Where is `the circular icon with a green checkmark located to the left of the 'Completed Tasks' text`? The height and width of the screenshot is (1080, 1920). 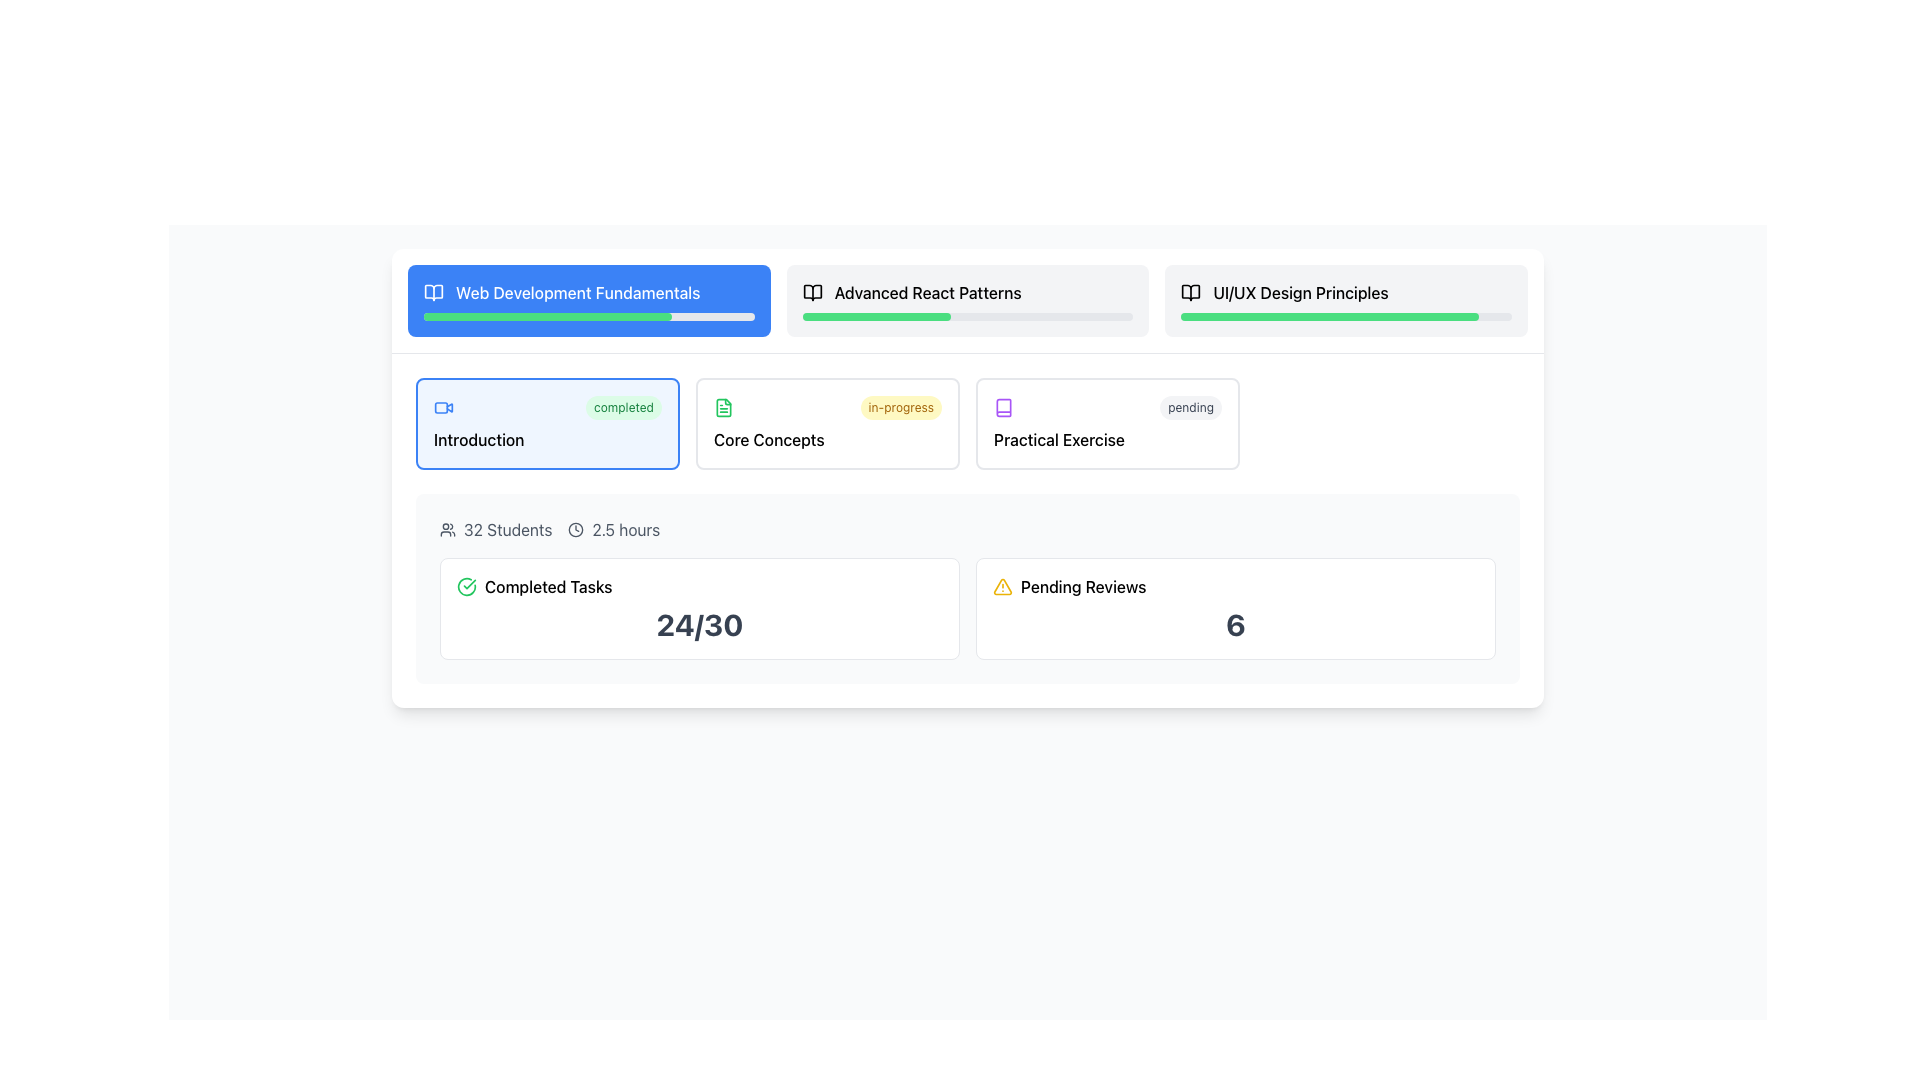
the circular icon with a green checkmark located to the left of the 'Completed Tasks' text is located at coordinates (465, 585).